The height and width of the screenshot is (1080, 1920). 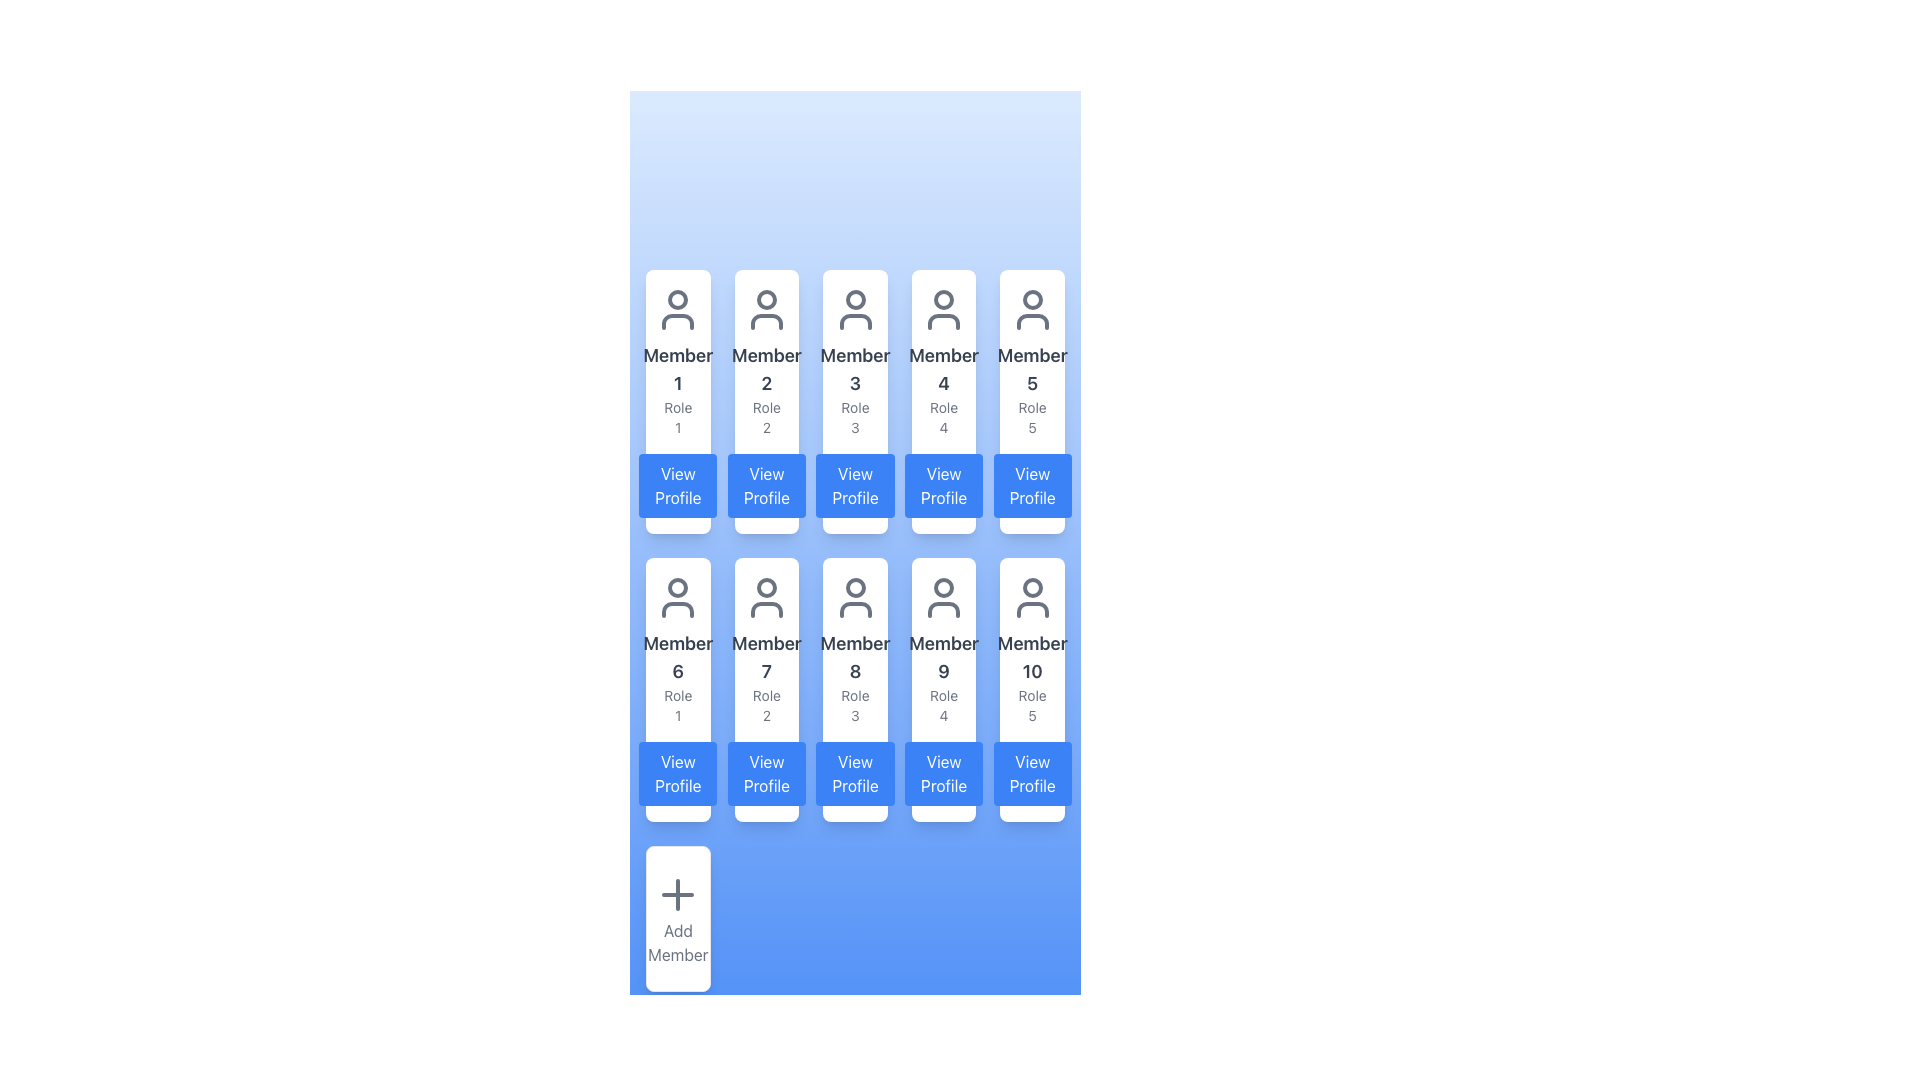 I want to click on the third card in the top row of a grid layout that displays a user icon, the text 'Member 3', and a button labeled 'View Profile', so click(x=855, y=401).